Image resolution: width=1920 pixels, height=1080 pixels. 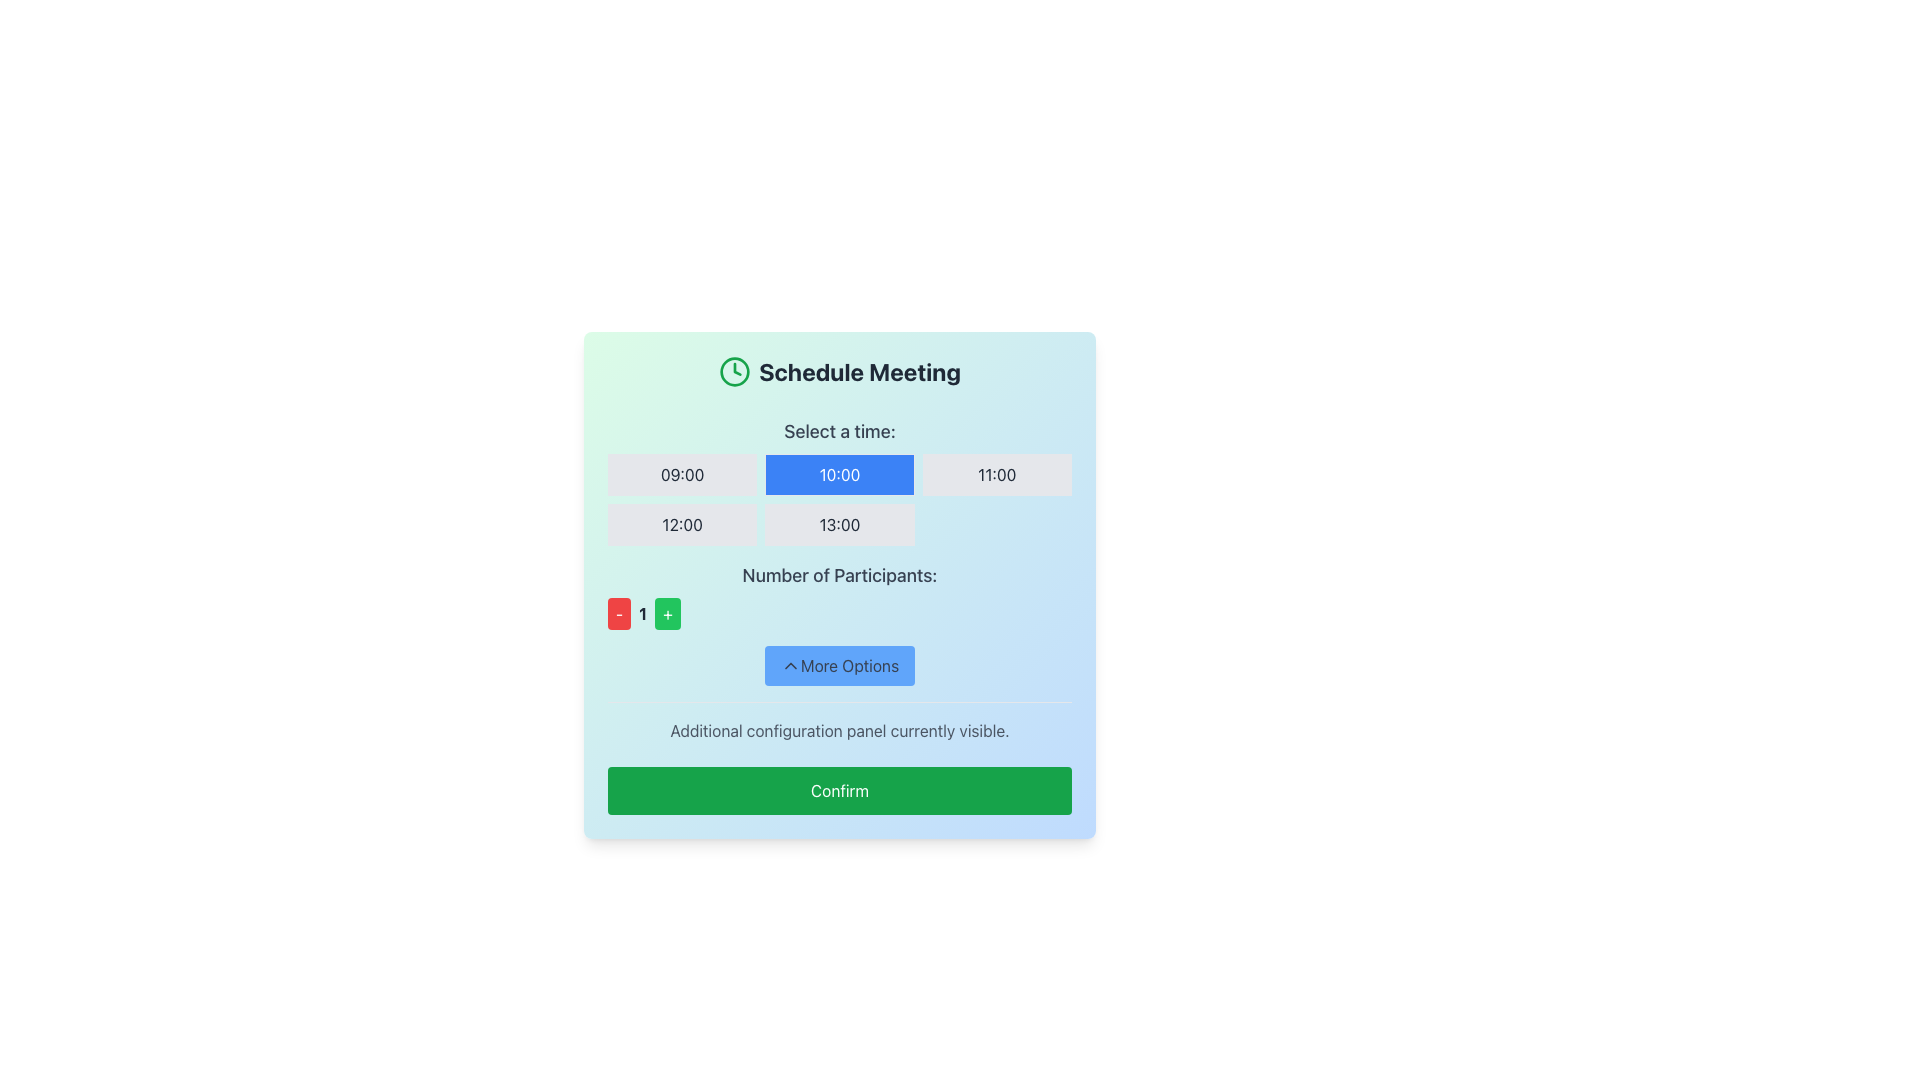 What do you see at coordinates (840, 371) in the screenshot?
I see `the static text label with an icon that serves as the title for the scheduling meeting interface, located at the top of the card layout` at bounding box center [840, 371].